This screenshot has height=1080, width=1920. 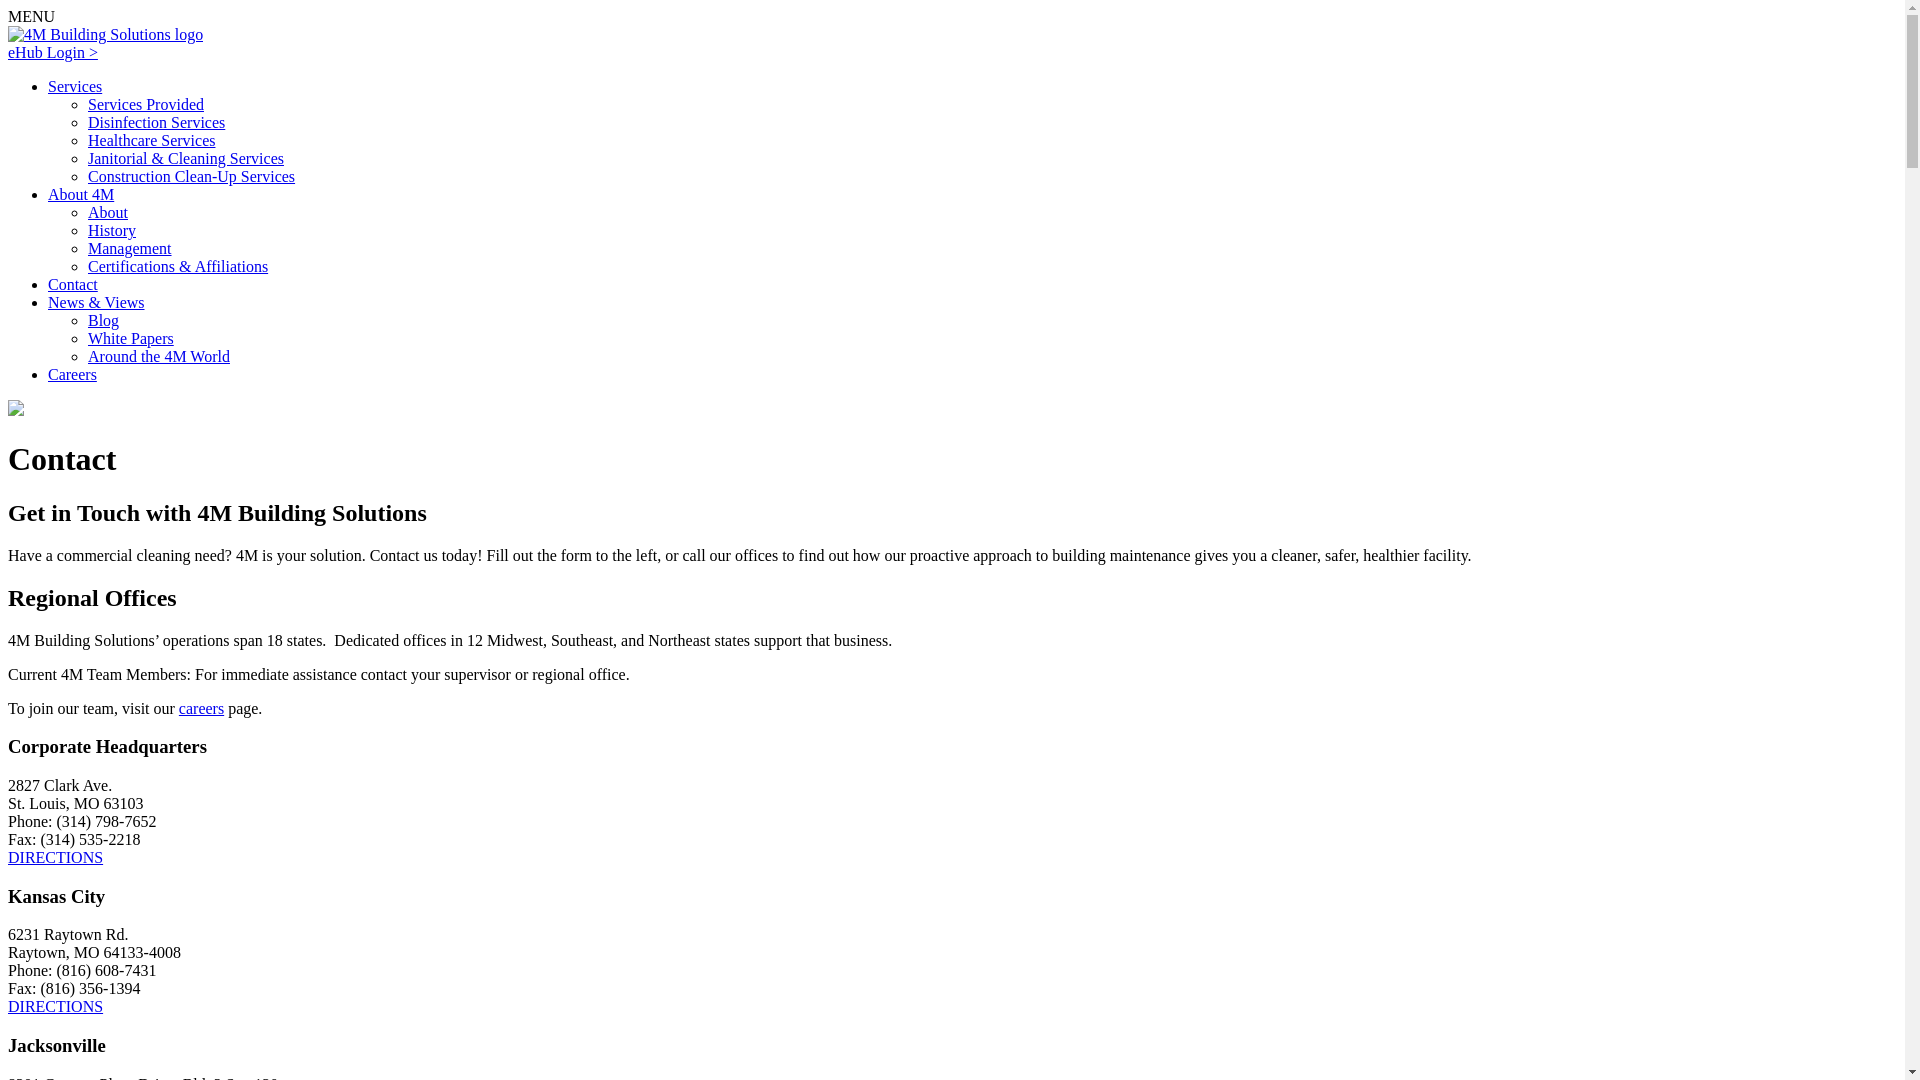 What do you see at coordinates (8, 16) in the screenshot?
I see `'MENU'` at bounding box center [8, 16].